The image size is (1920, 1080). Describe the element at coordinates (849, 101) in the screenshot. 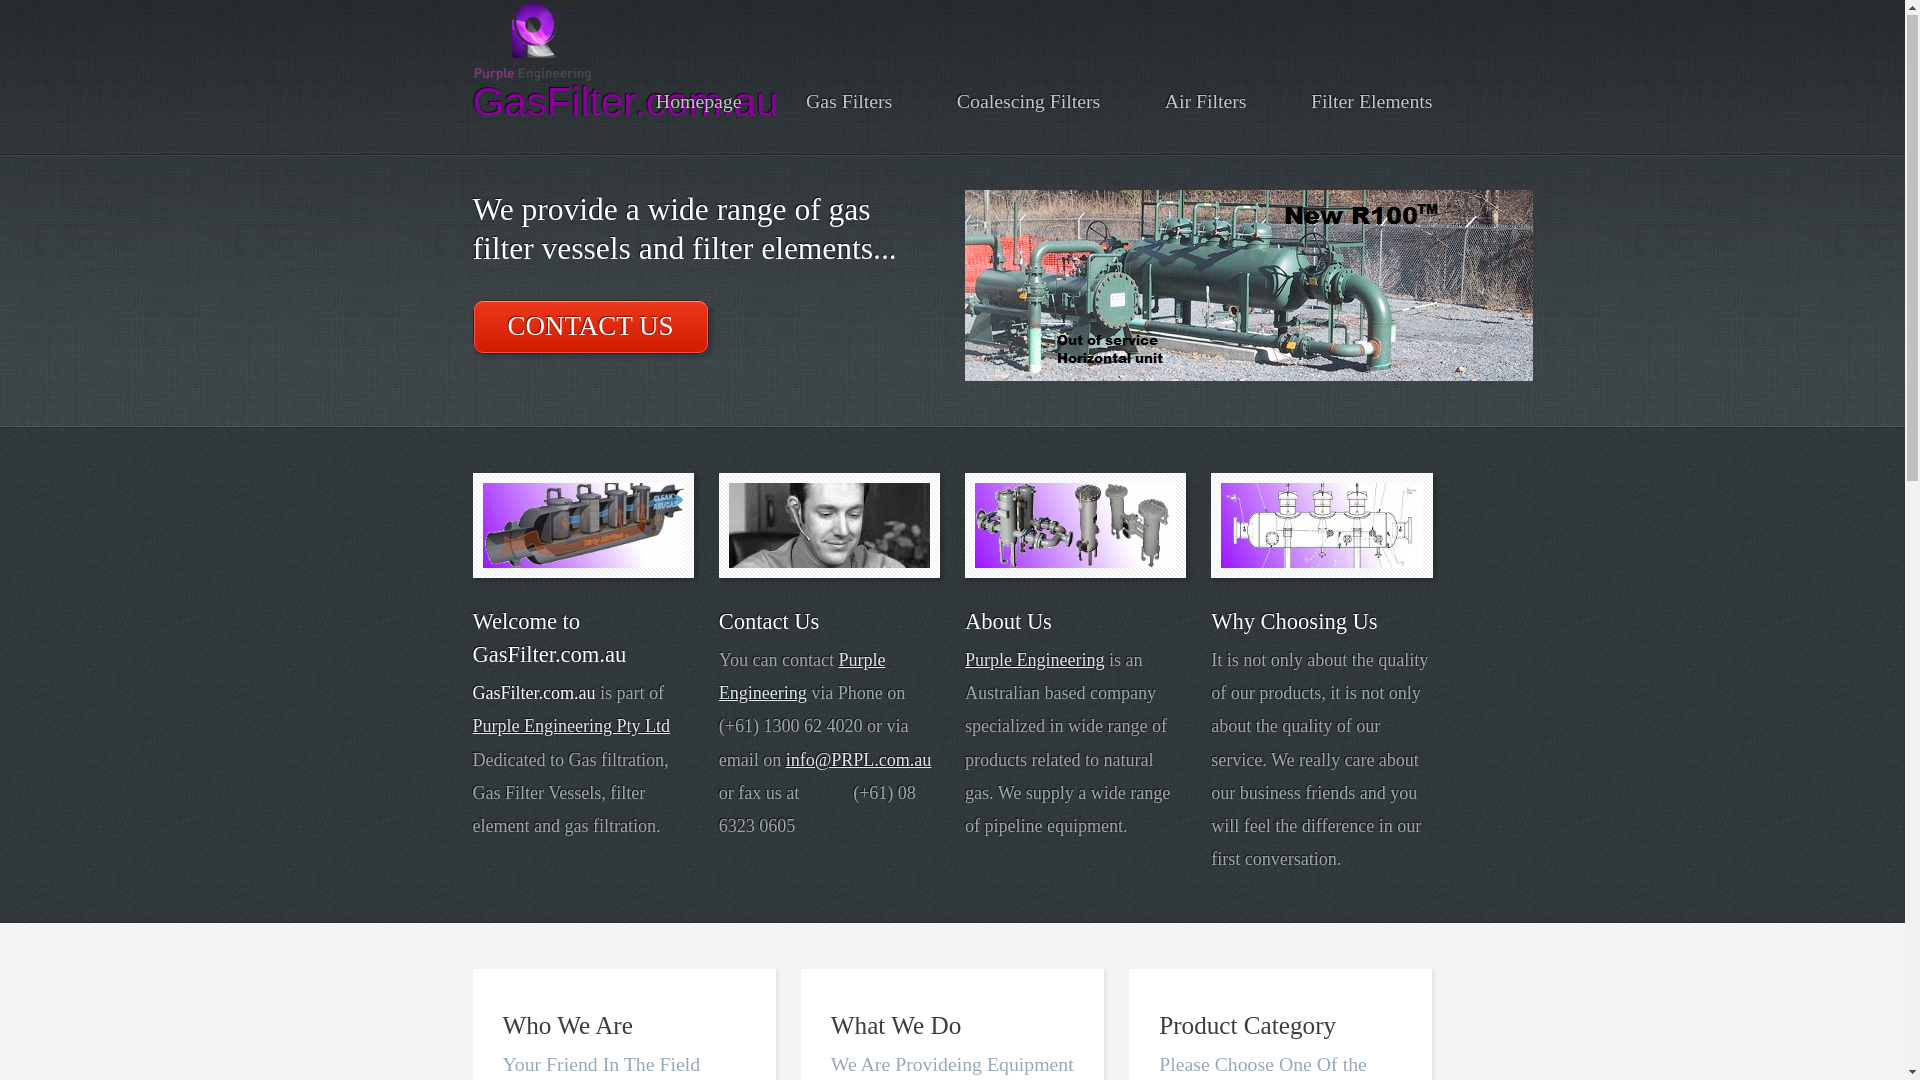

I see `'Gas Filters'` at that location.